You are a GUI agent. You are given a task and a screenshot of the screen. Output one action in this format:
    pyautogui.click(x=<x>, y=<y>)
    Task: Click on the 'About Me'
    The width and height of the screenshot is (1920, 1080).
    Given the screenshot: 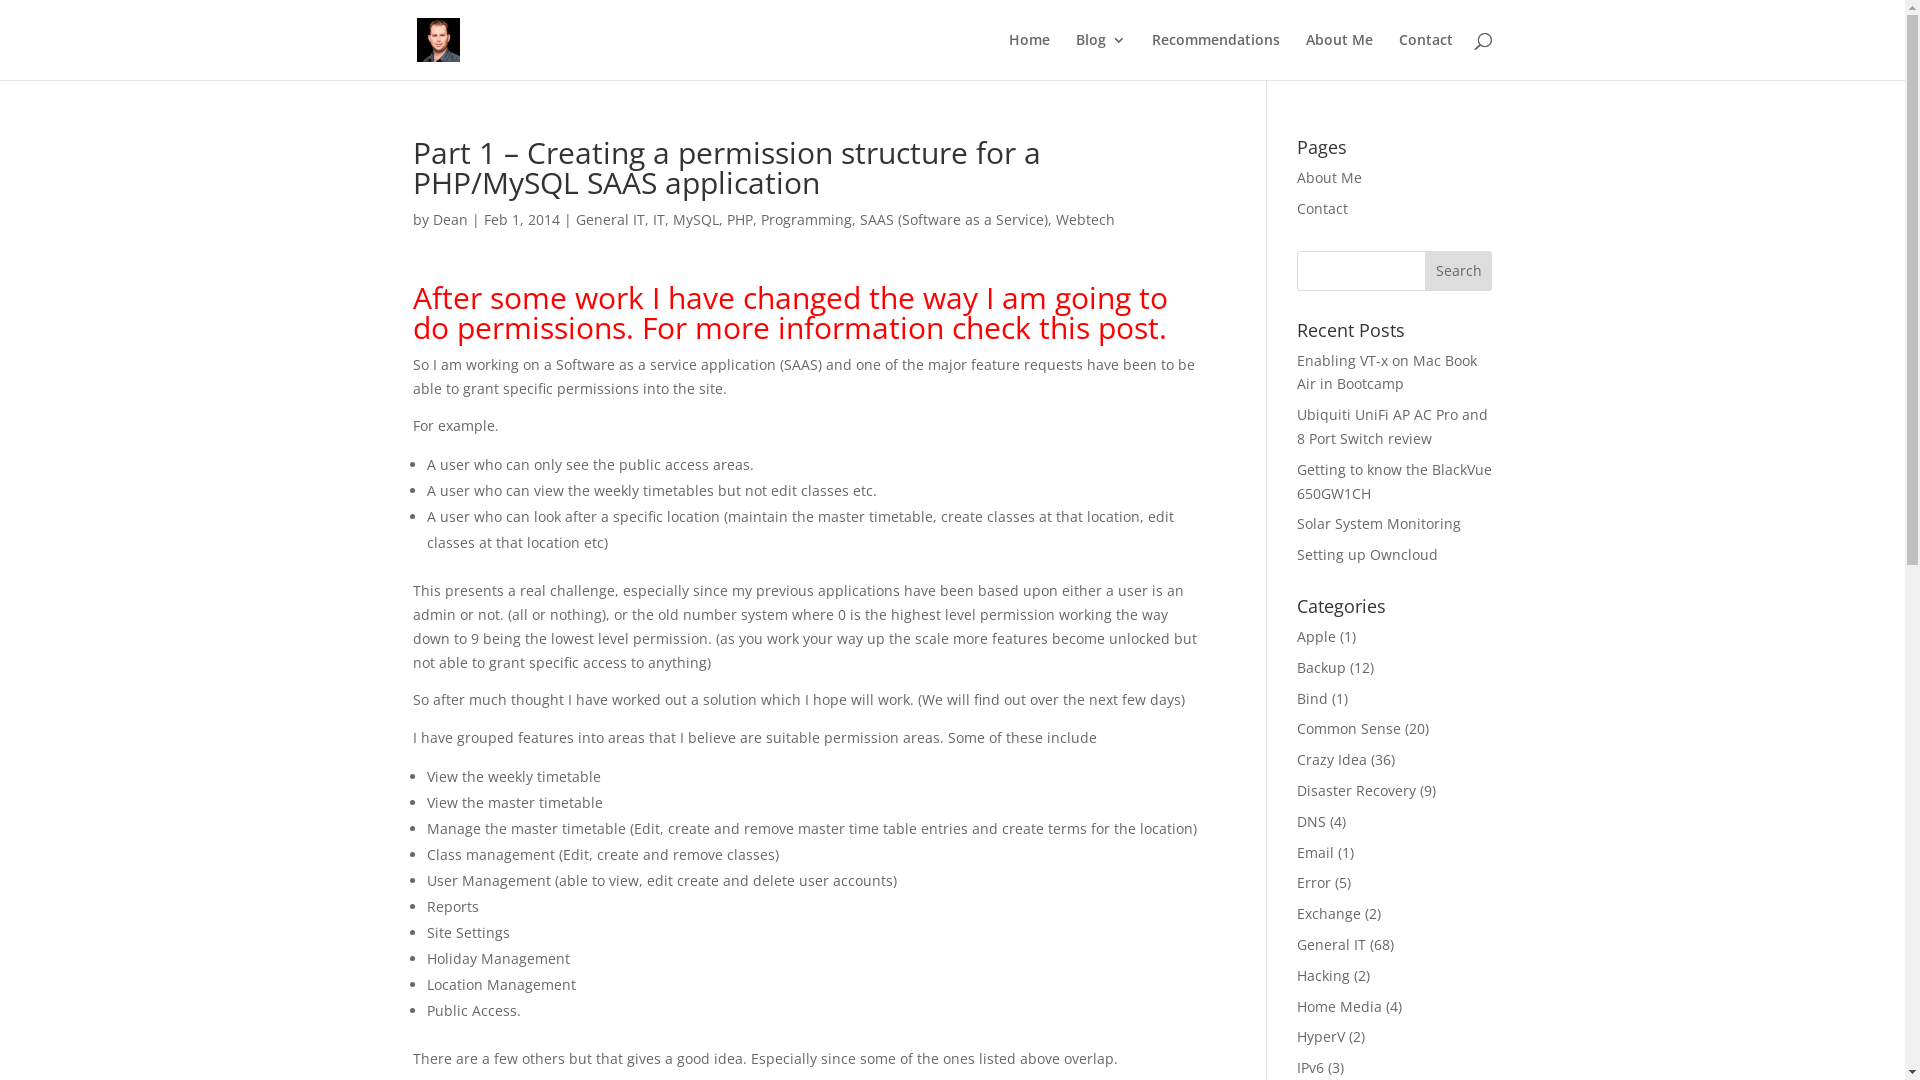 What is the action you would take?
    pyautogui.click(x=1339, y=55)
    